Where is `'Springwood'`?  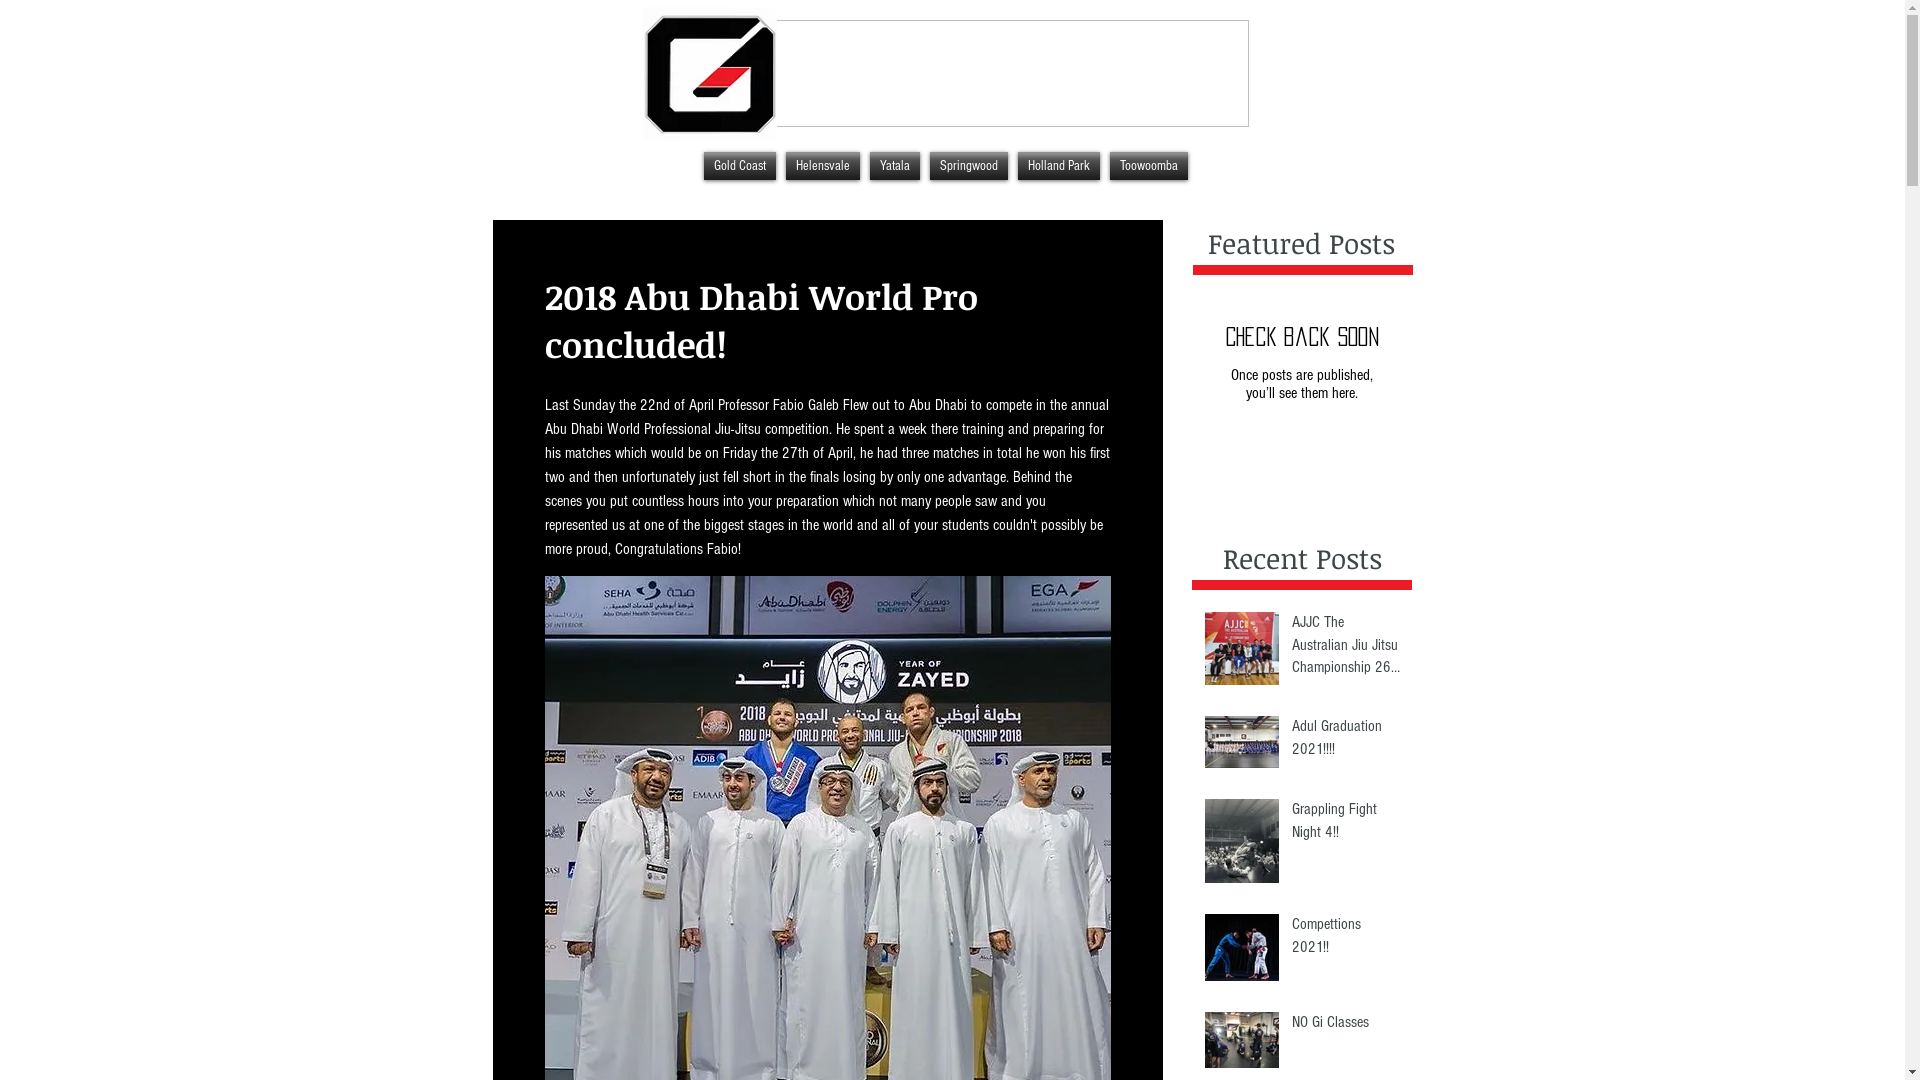
'Springwood' is located at coordinates (968, 164).